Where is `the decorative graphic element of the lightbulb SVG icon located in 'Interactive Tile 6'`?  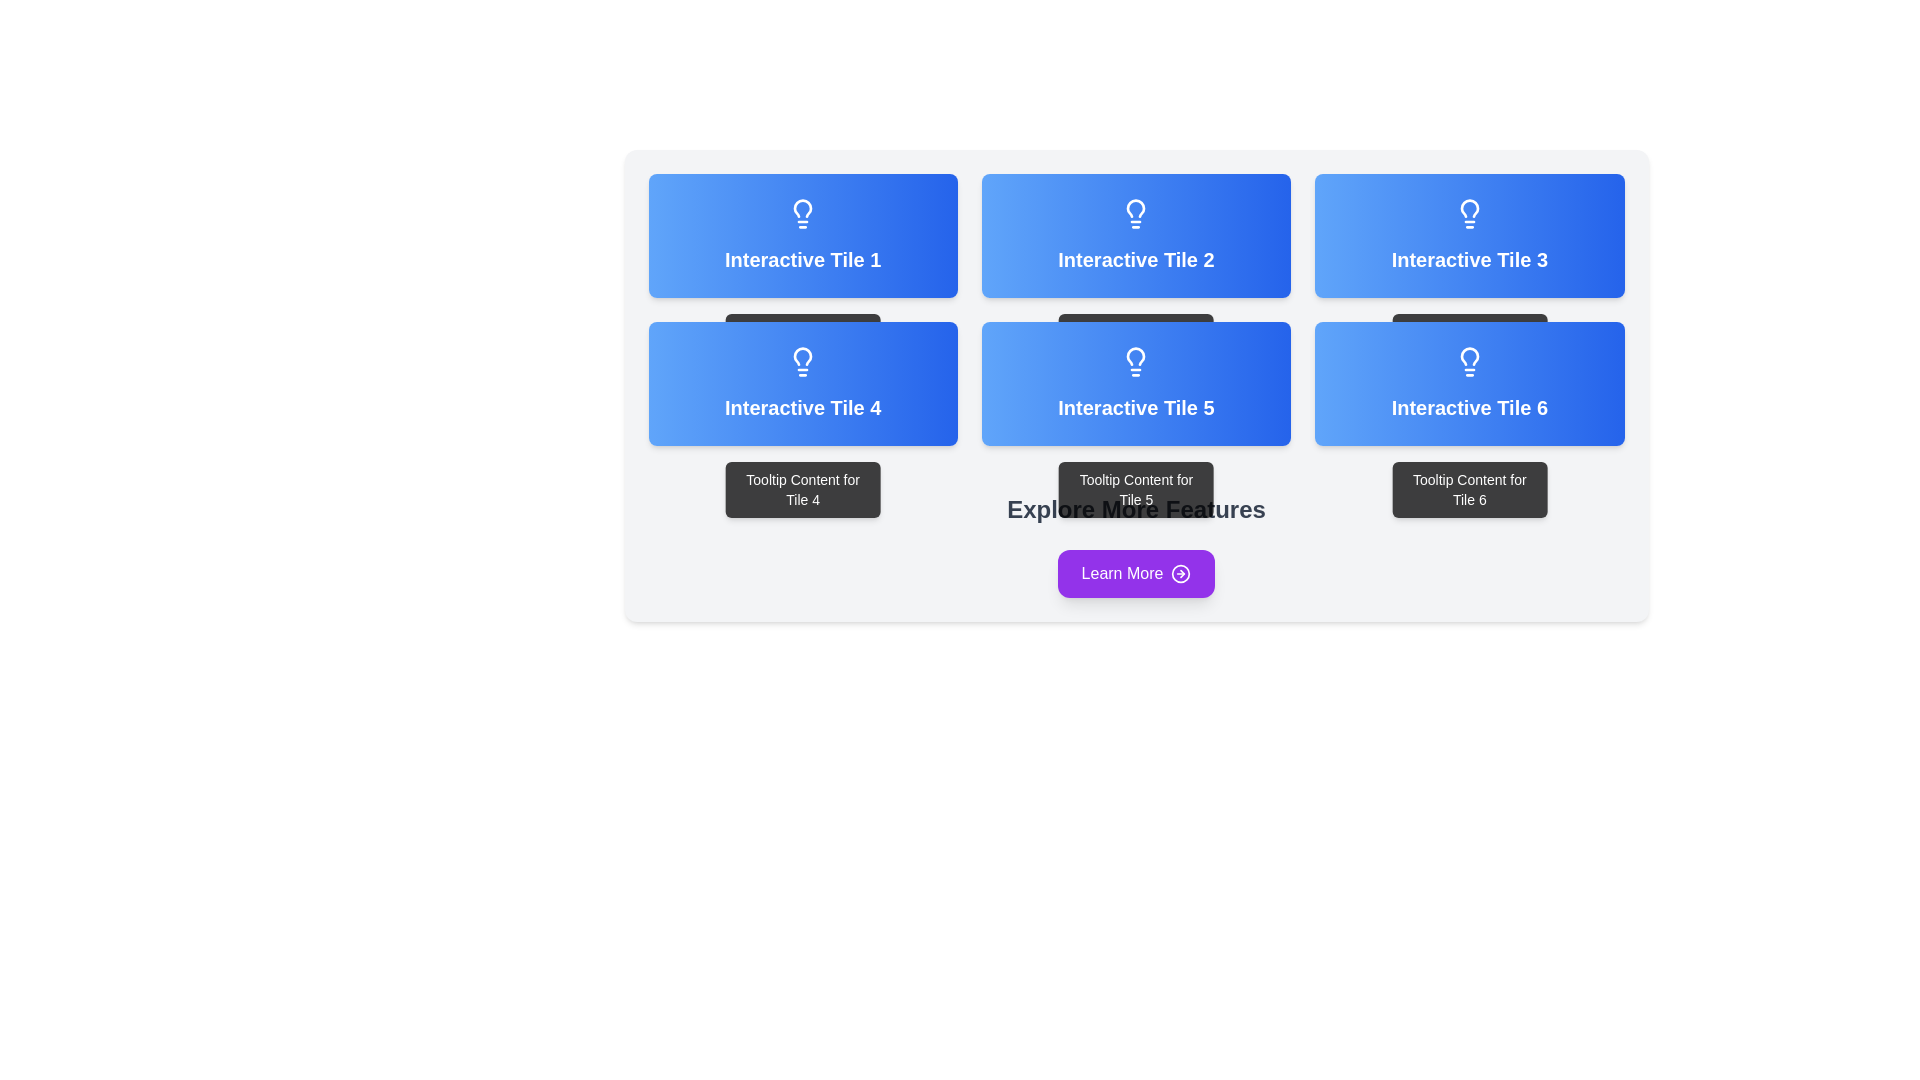
the decorative graphic element of the lightbulb SVG icon located in 'Interactive Tile 6' is located at coordinates (1469, 355).